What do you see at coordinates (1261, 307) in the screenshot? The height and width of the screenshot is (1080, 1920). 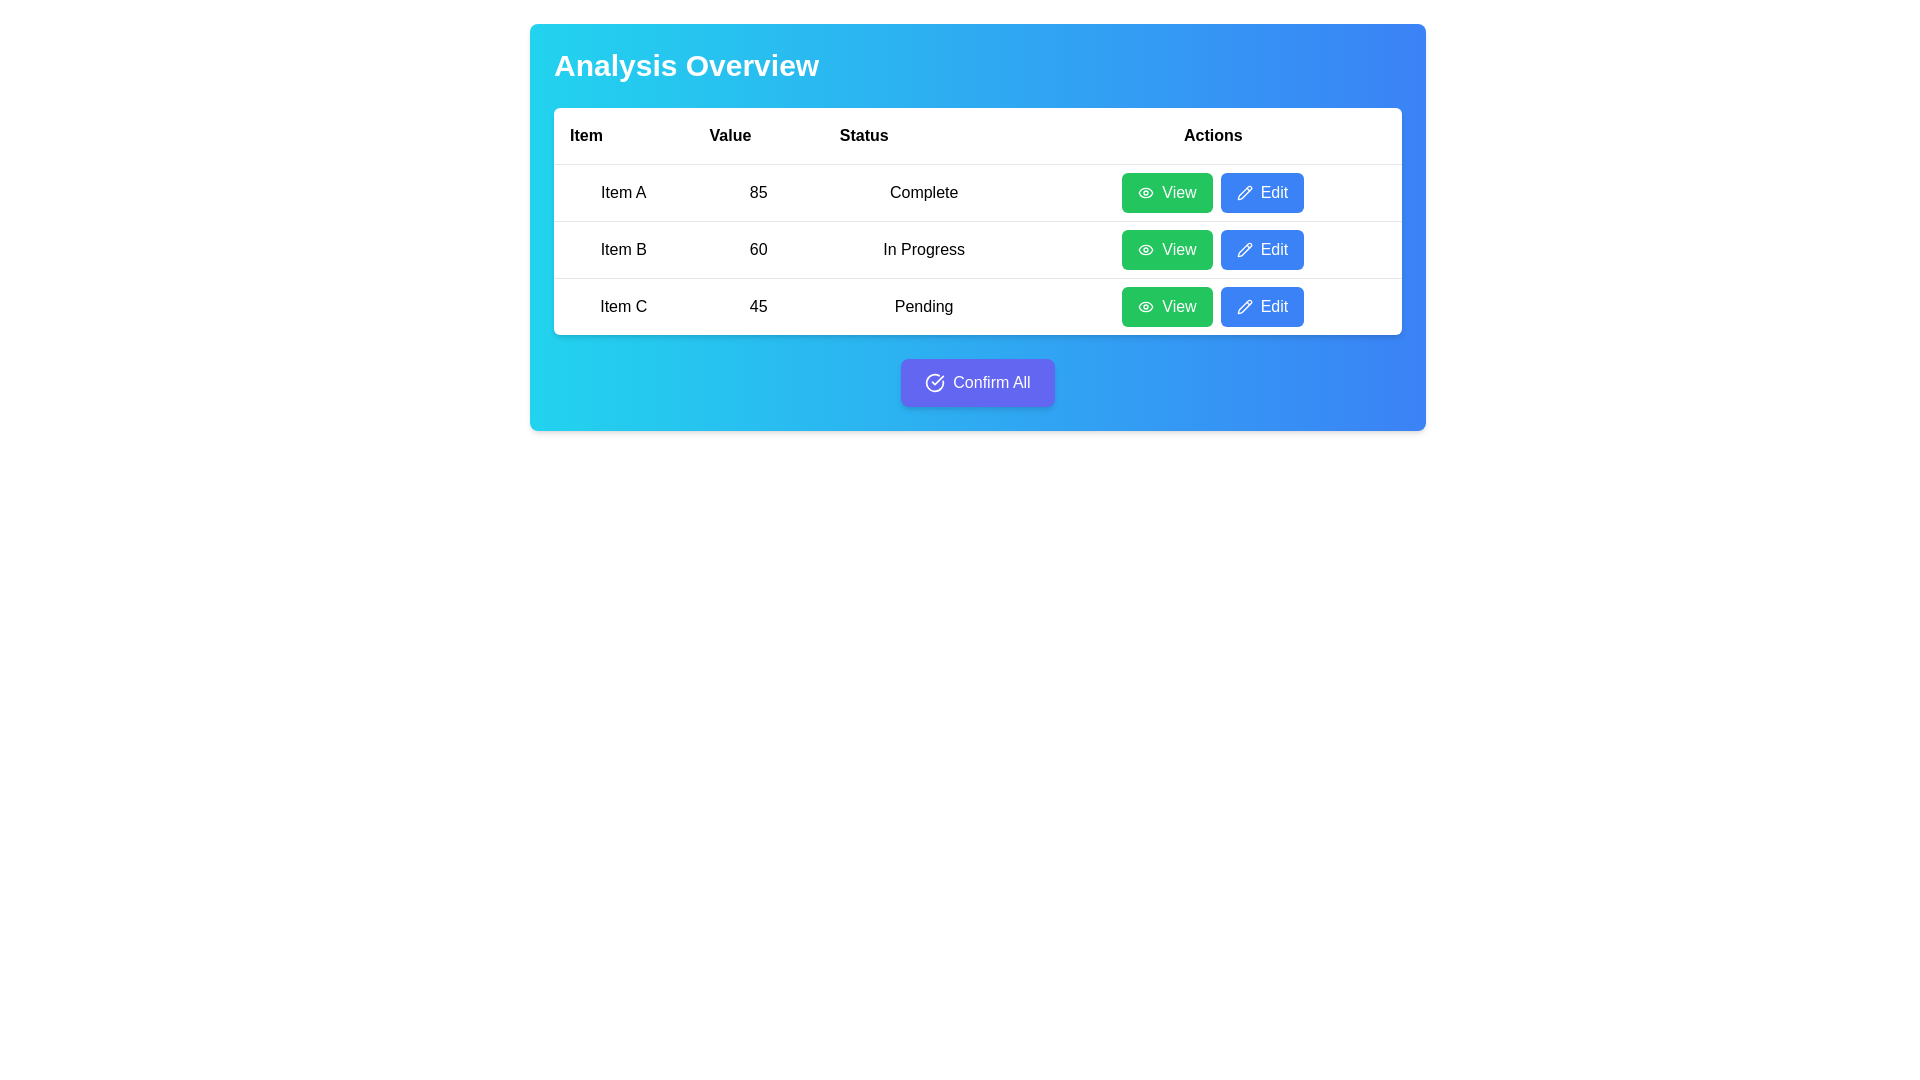 I see `the edit button in the 'Actions' column of the third row of the table` at bounding box center [1261, 307].